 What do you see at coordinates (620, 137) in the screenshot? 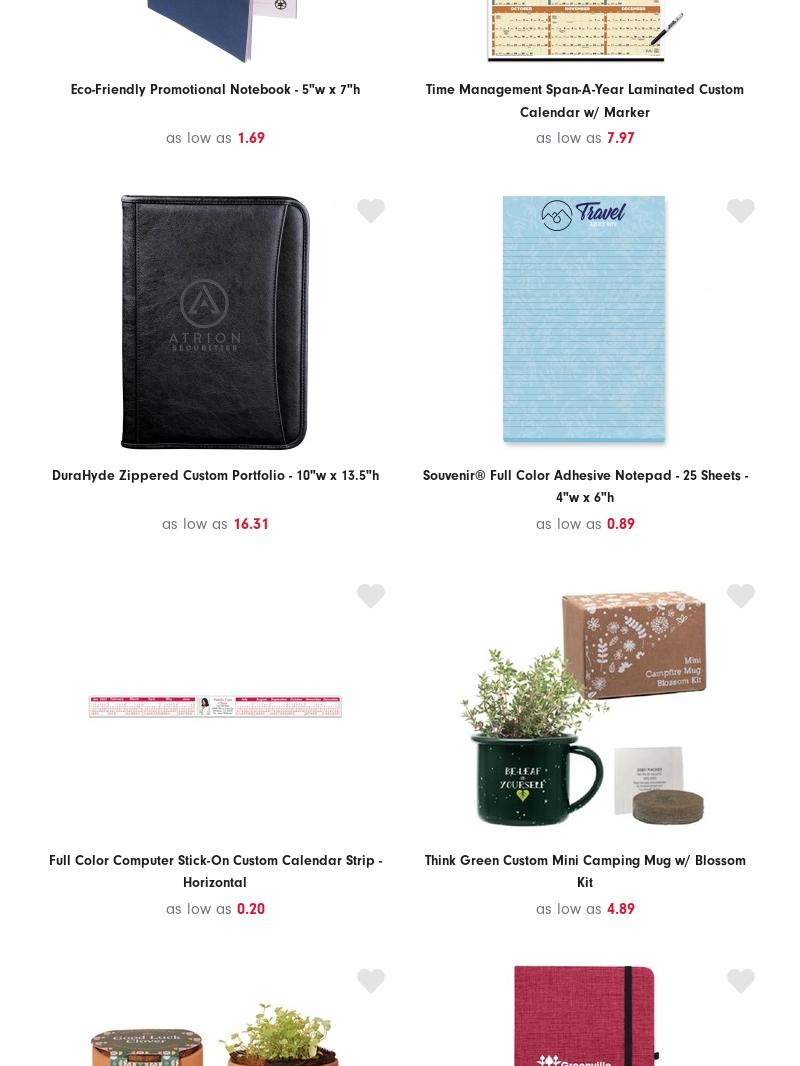
I see `'7.97'` at bounding box center [620, 137].